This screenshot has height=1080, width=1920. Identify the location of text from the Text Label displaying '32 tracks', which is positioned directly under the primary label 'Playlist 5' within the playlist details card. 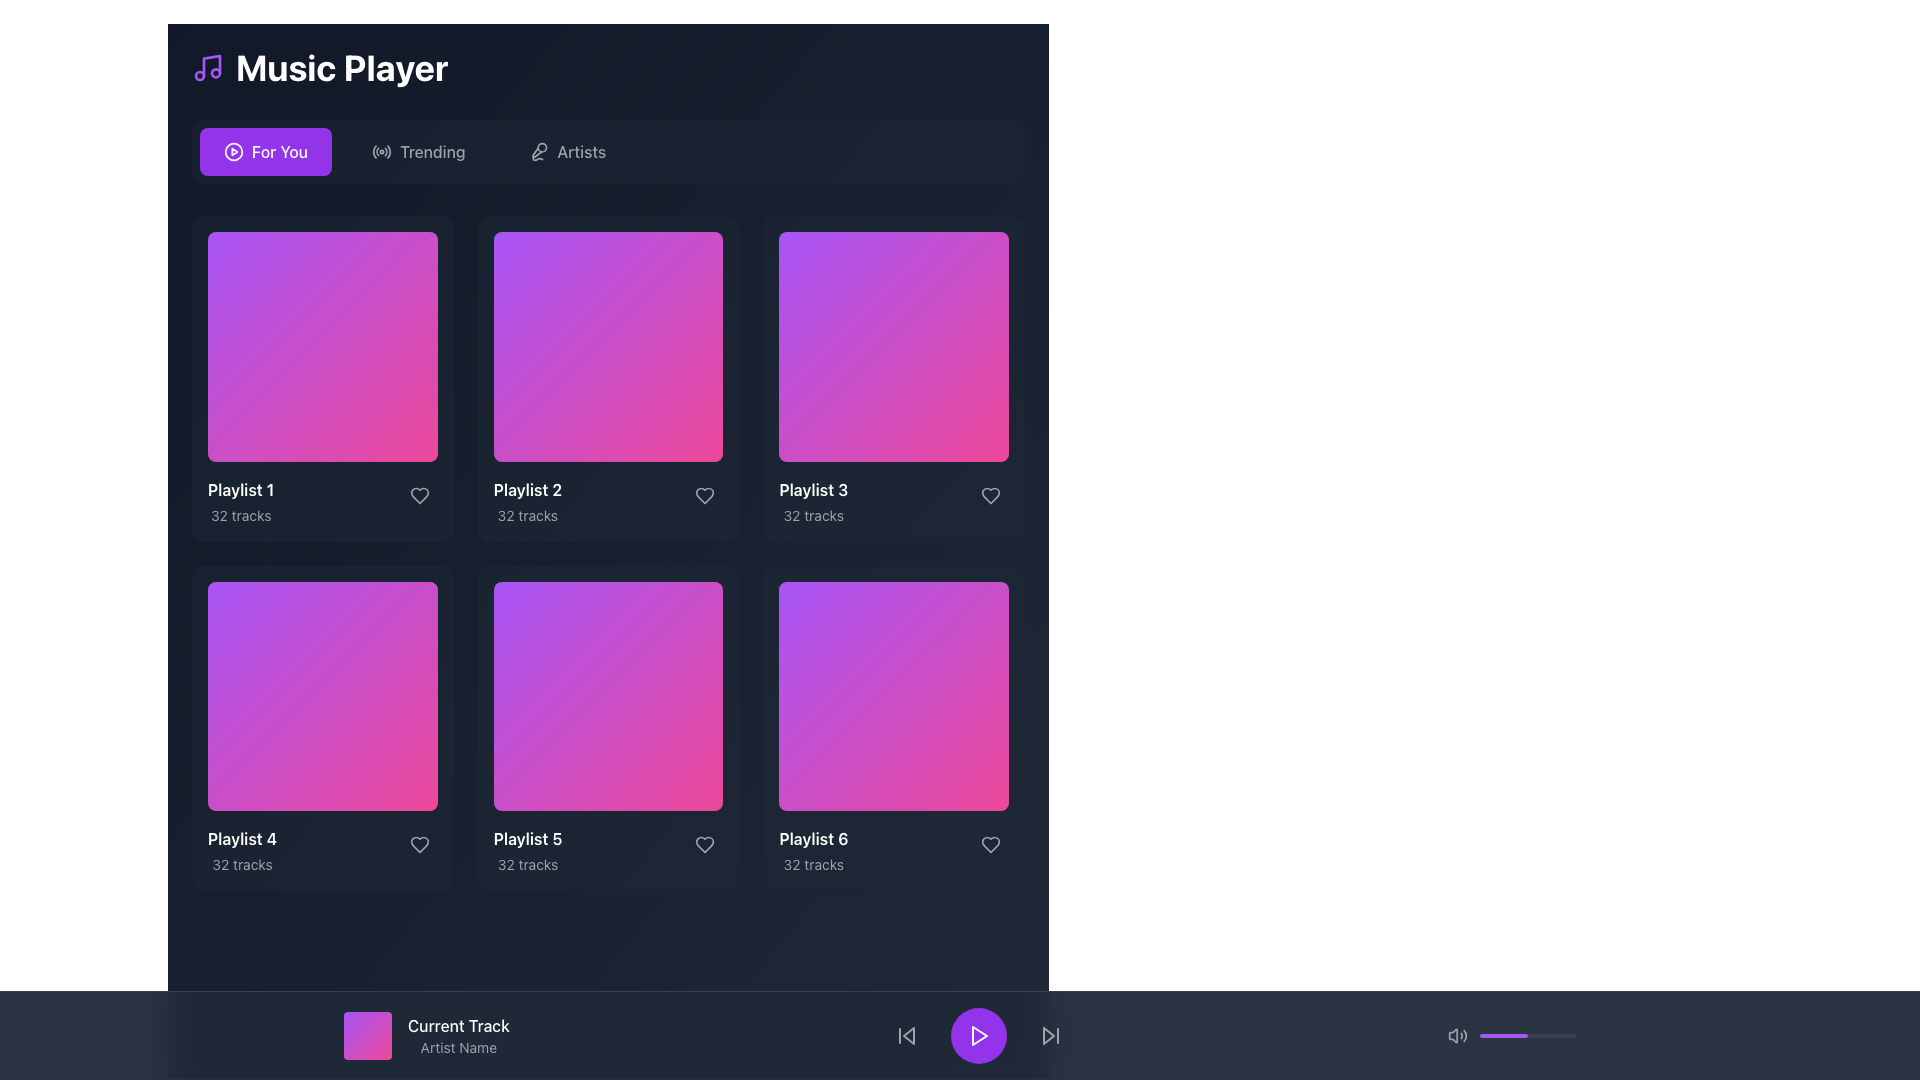
(528, 864).